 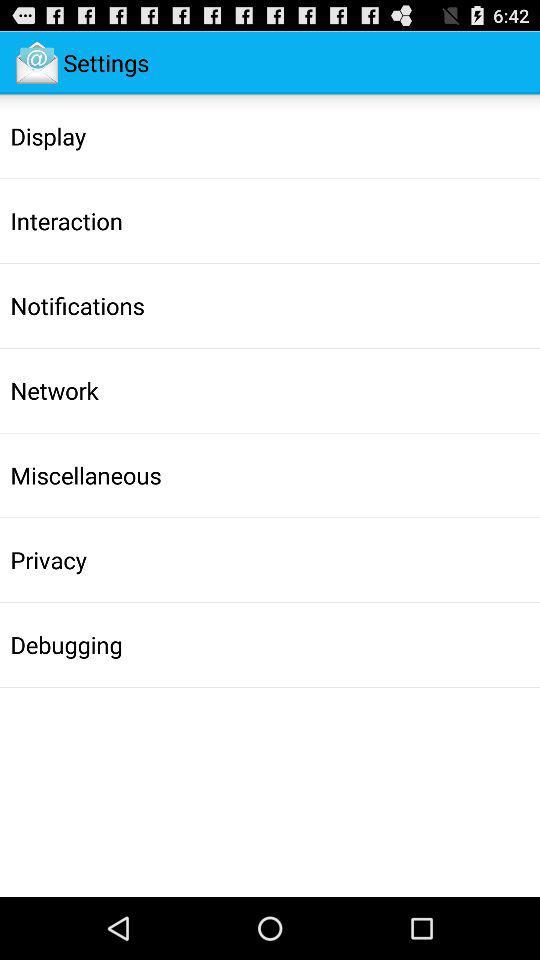 What do you see at coordinates (66, 221) in the screenshot?
I see `app above the notifications` at bounding box center [66, 221].